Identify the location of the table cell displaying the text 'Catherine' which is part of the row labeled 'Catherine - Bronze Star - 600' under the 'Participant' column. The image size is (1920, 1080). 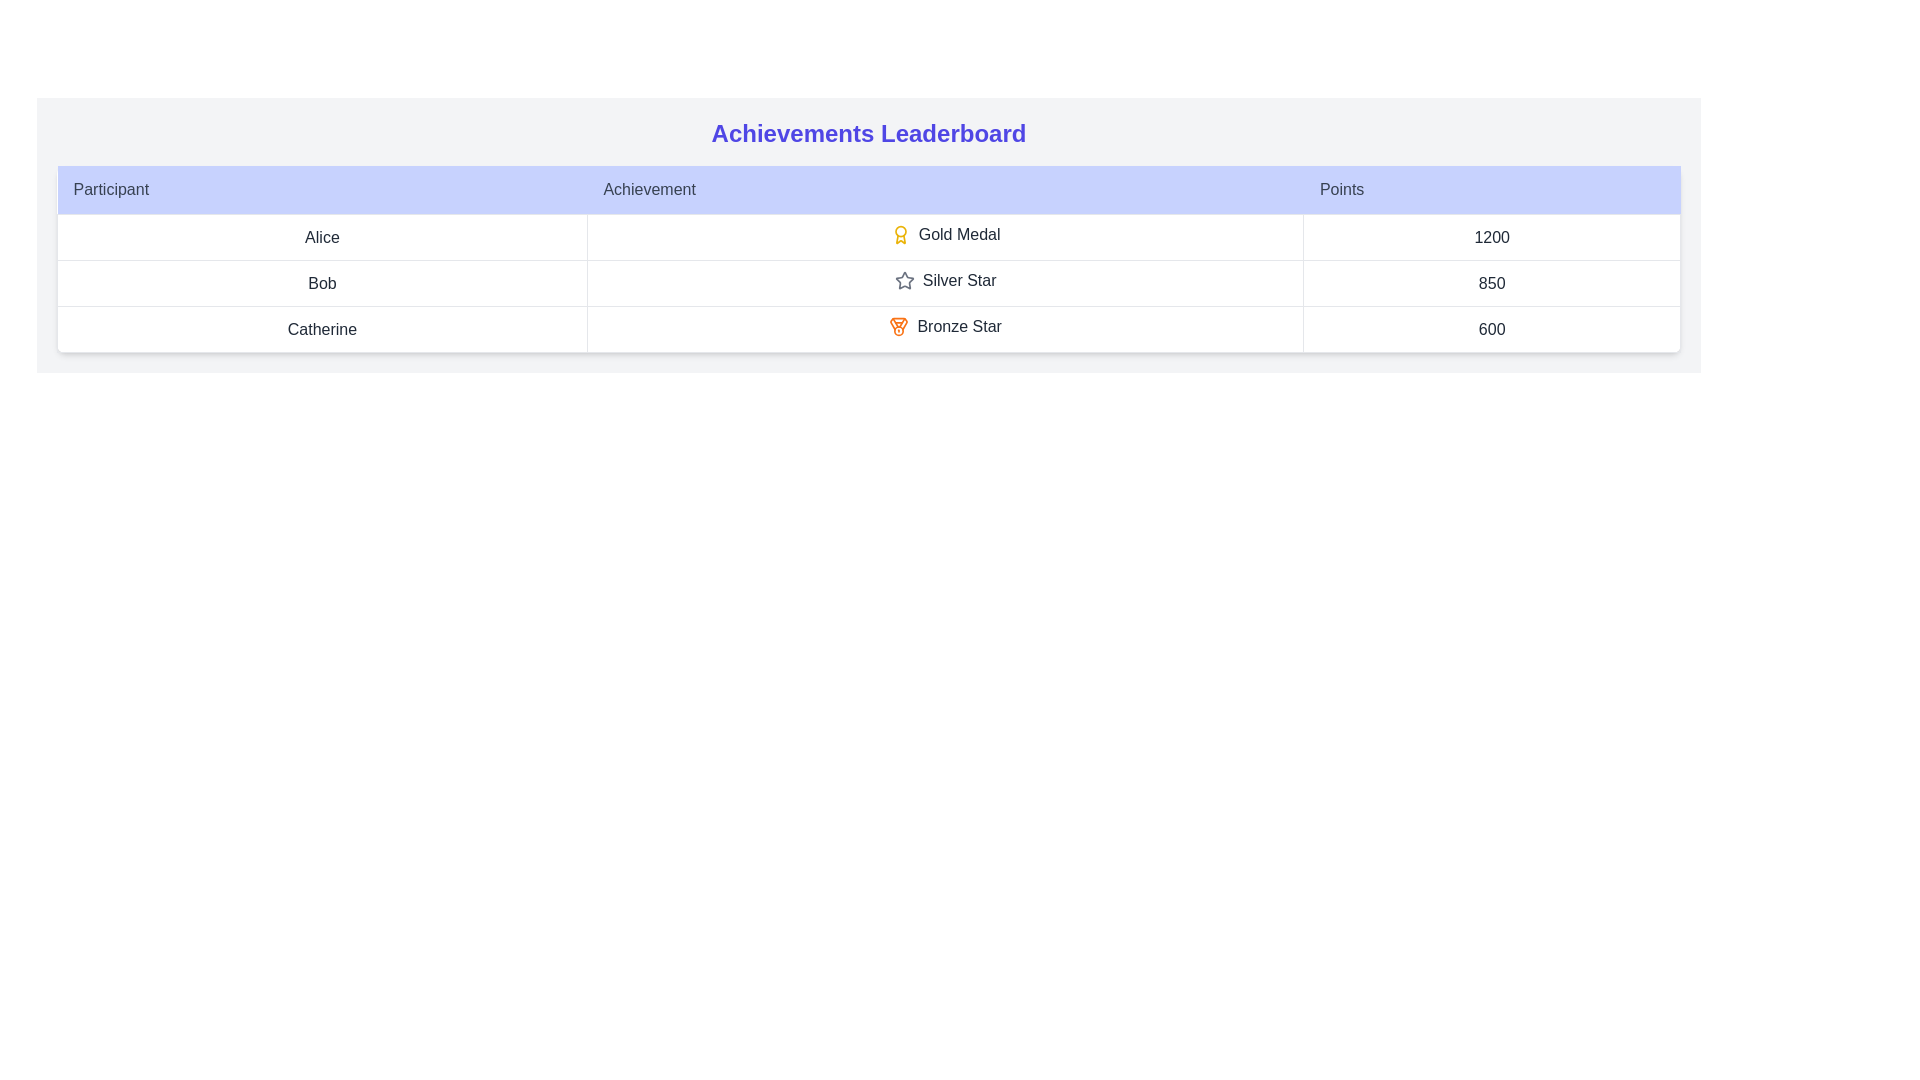
(322, 328).